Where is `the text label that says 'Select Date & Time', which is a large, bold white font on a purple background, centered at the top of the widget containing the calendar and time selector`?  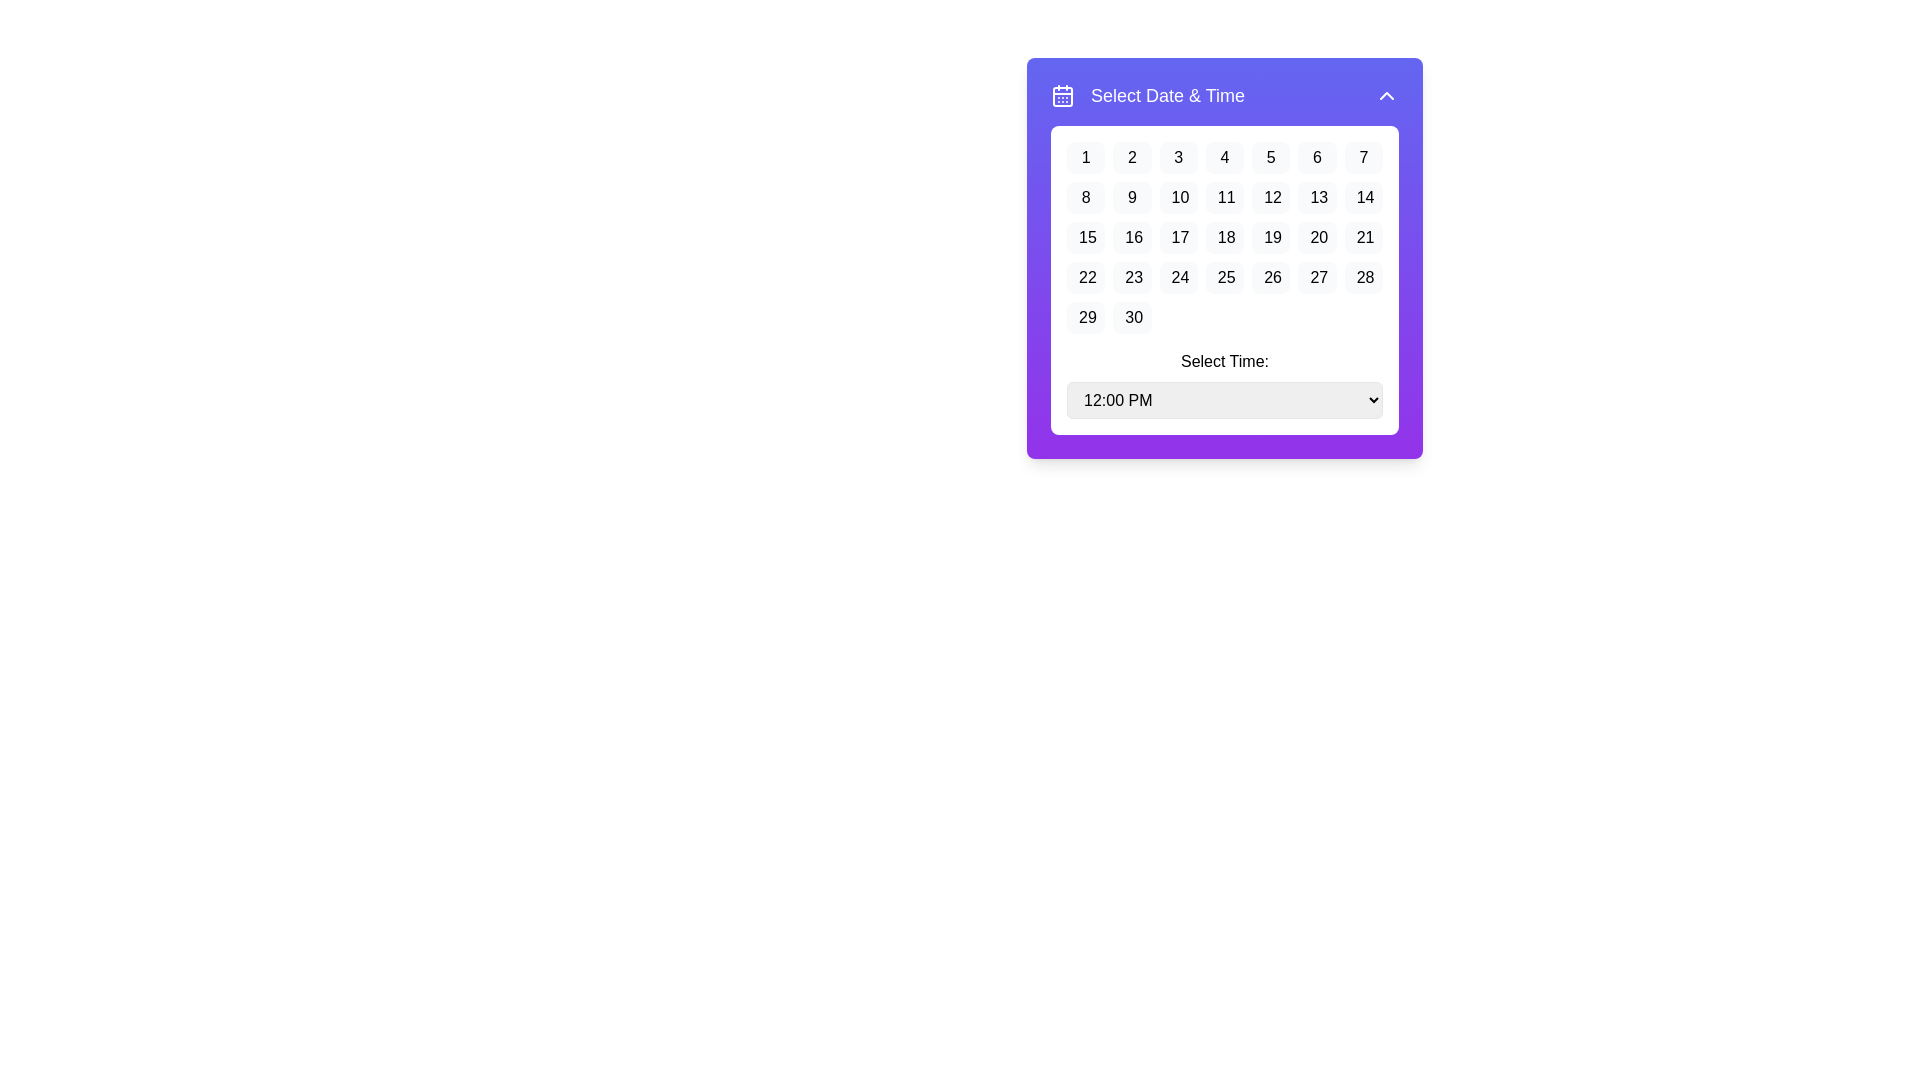 the text label that says 'Select Date & Time', which is a large, bold white font on a purple background, centered at the top of the widget containing the calendar and time selector is located at coordinates (1168, 96).